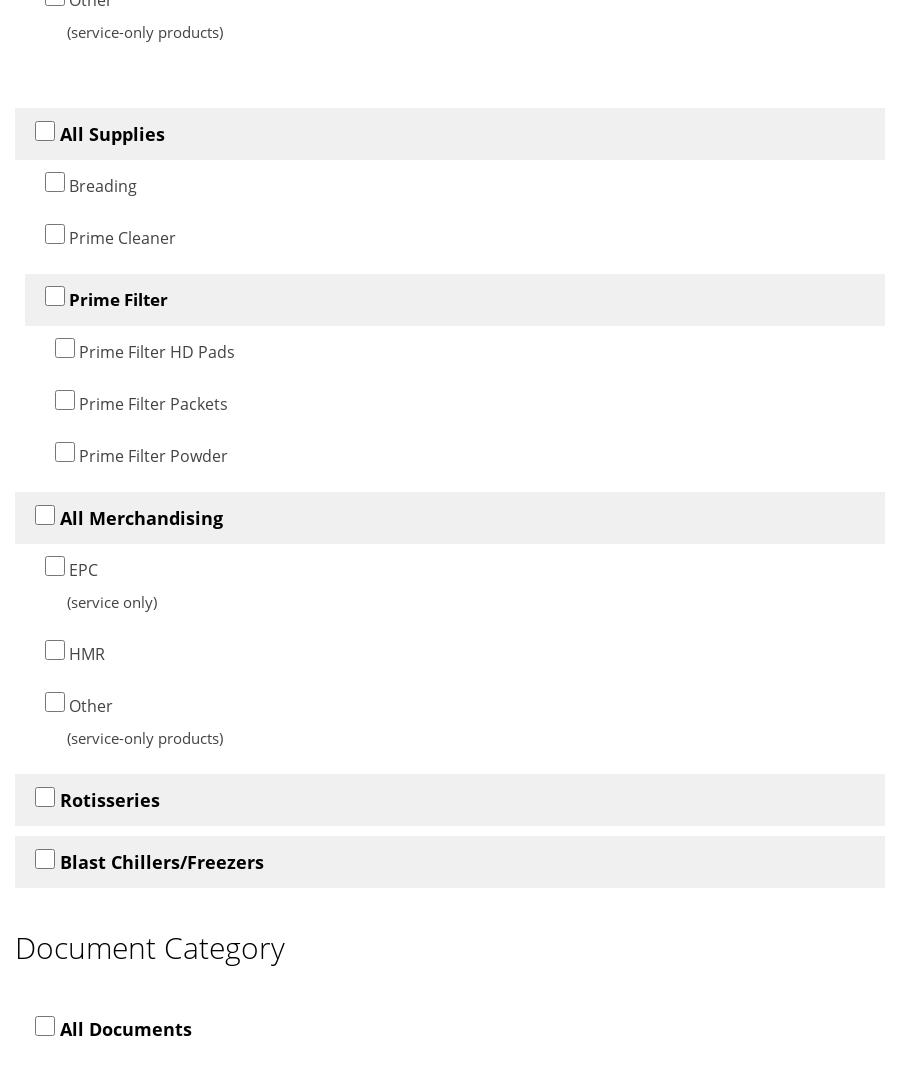 The image size is (900, 1066). Describe the element at coordinates (151, 454) in the screenshot. I see `'Prime Filter Powder'` at that location.